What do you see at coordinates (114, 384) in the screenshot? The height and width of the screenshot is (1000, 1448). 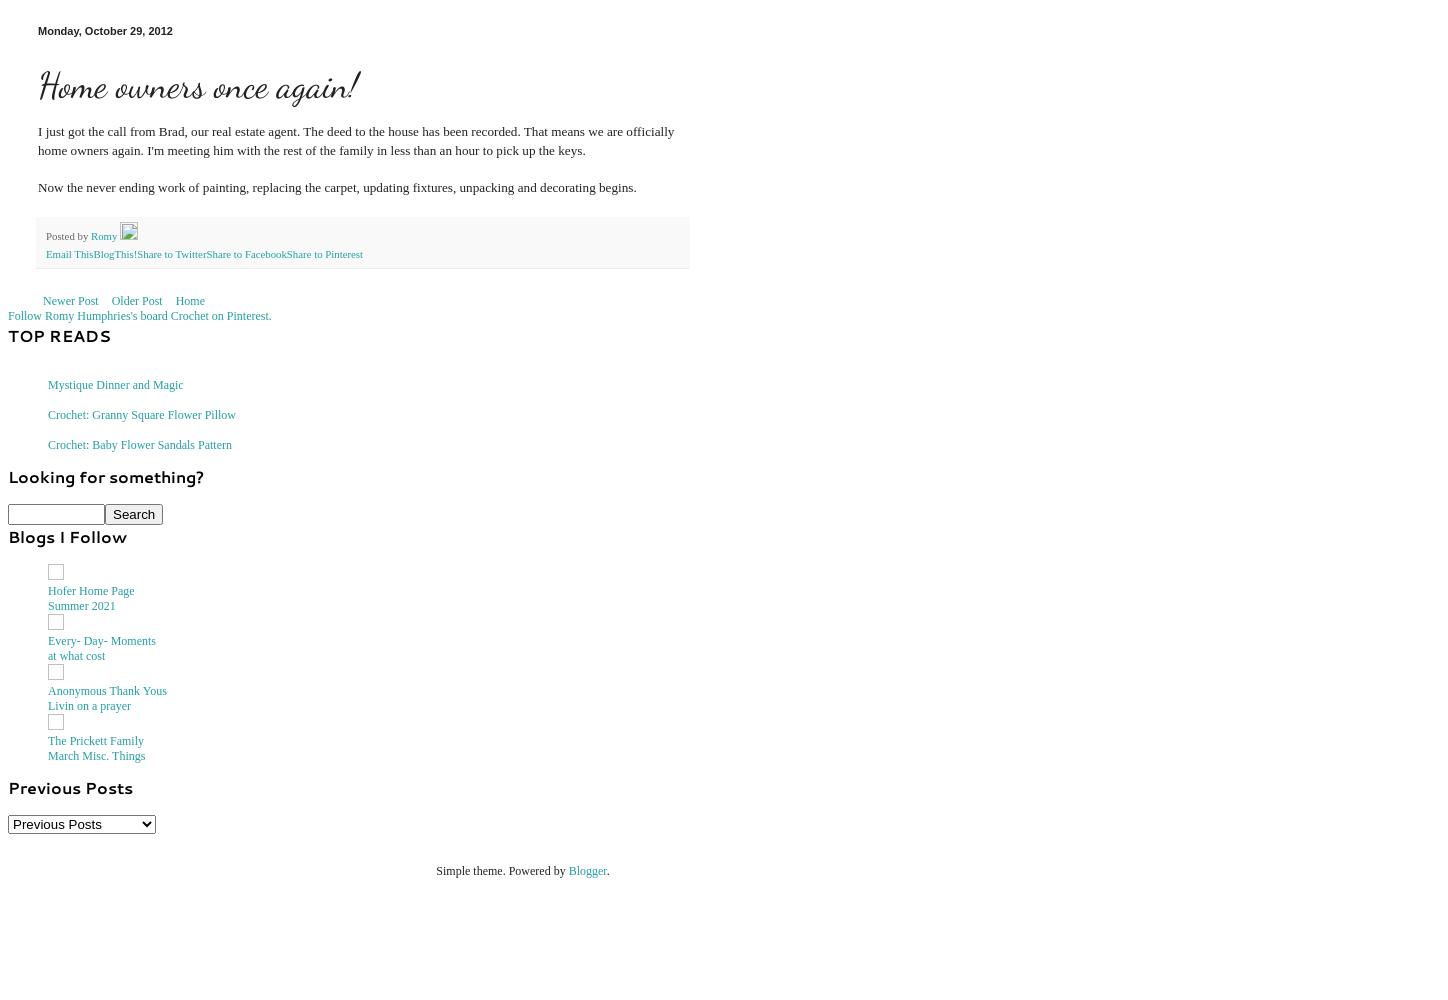 I see `'Mystique Dinner and Magic'` at bounding box center [114, 384].